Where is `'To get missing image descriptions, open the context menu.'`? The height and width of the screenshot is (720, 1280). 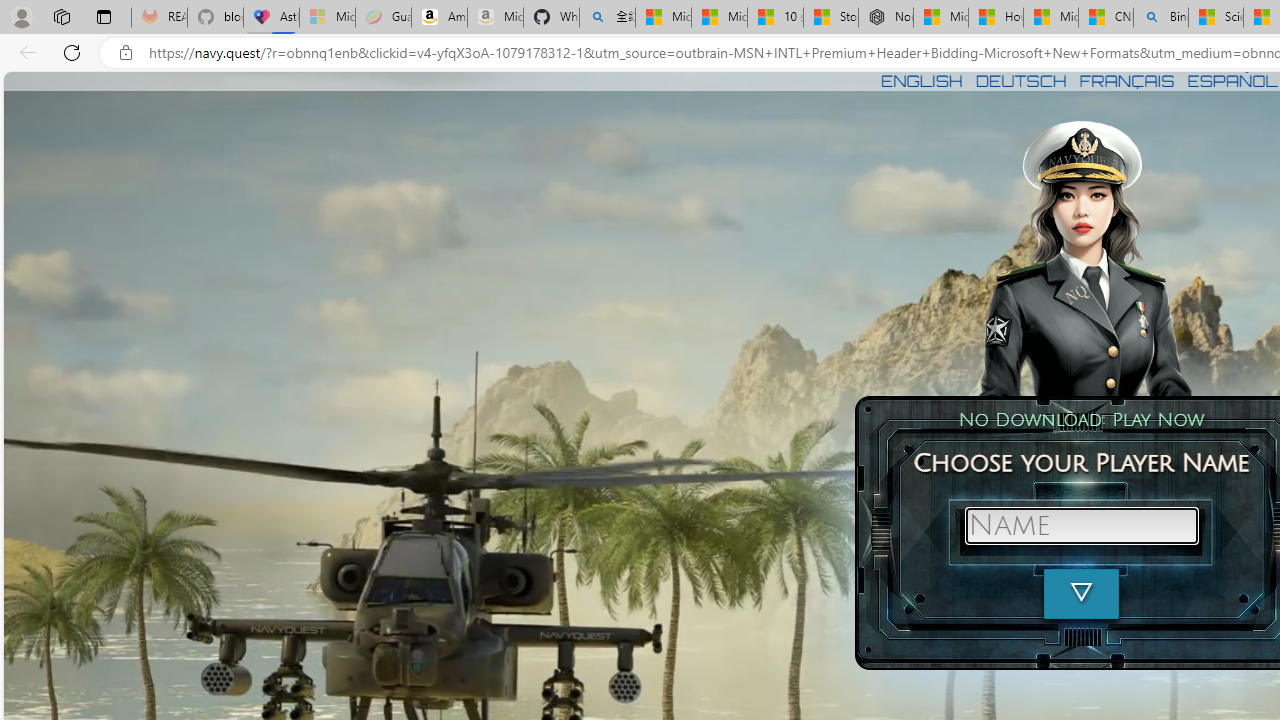 'To get missing image descriptions, open the context menu.' is located at coordinates (1082, 255).